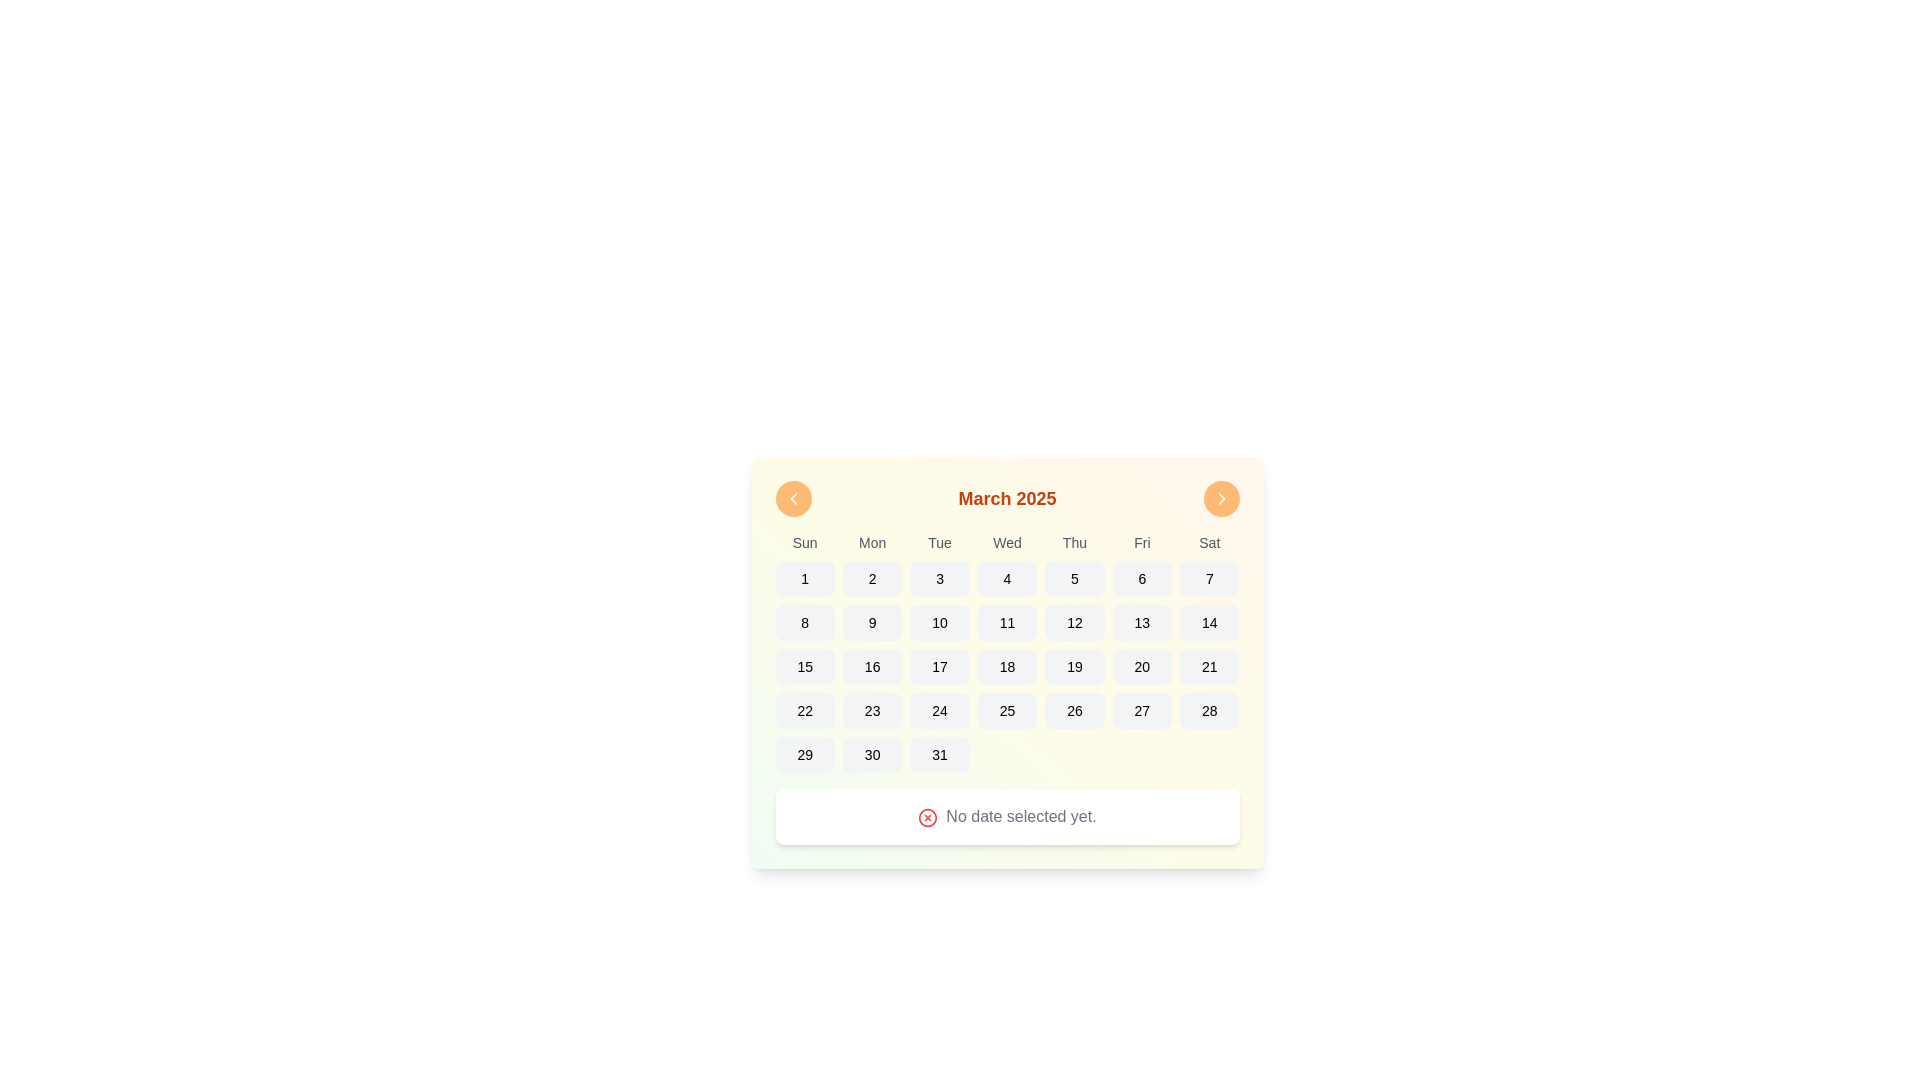 Image resolution: width=1920 pixels, height=1080 pixels. Describe the element at coordinates (1007, 663) in the screenshot. I see `the specific date within the interactive calendar component for March 2025, which is centered around the text 'March 2025'` at that location.